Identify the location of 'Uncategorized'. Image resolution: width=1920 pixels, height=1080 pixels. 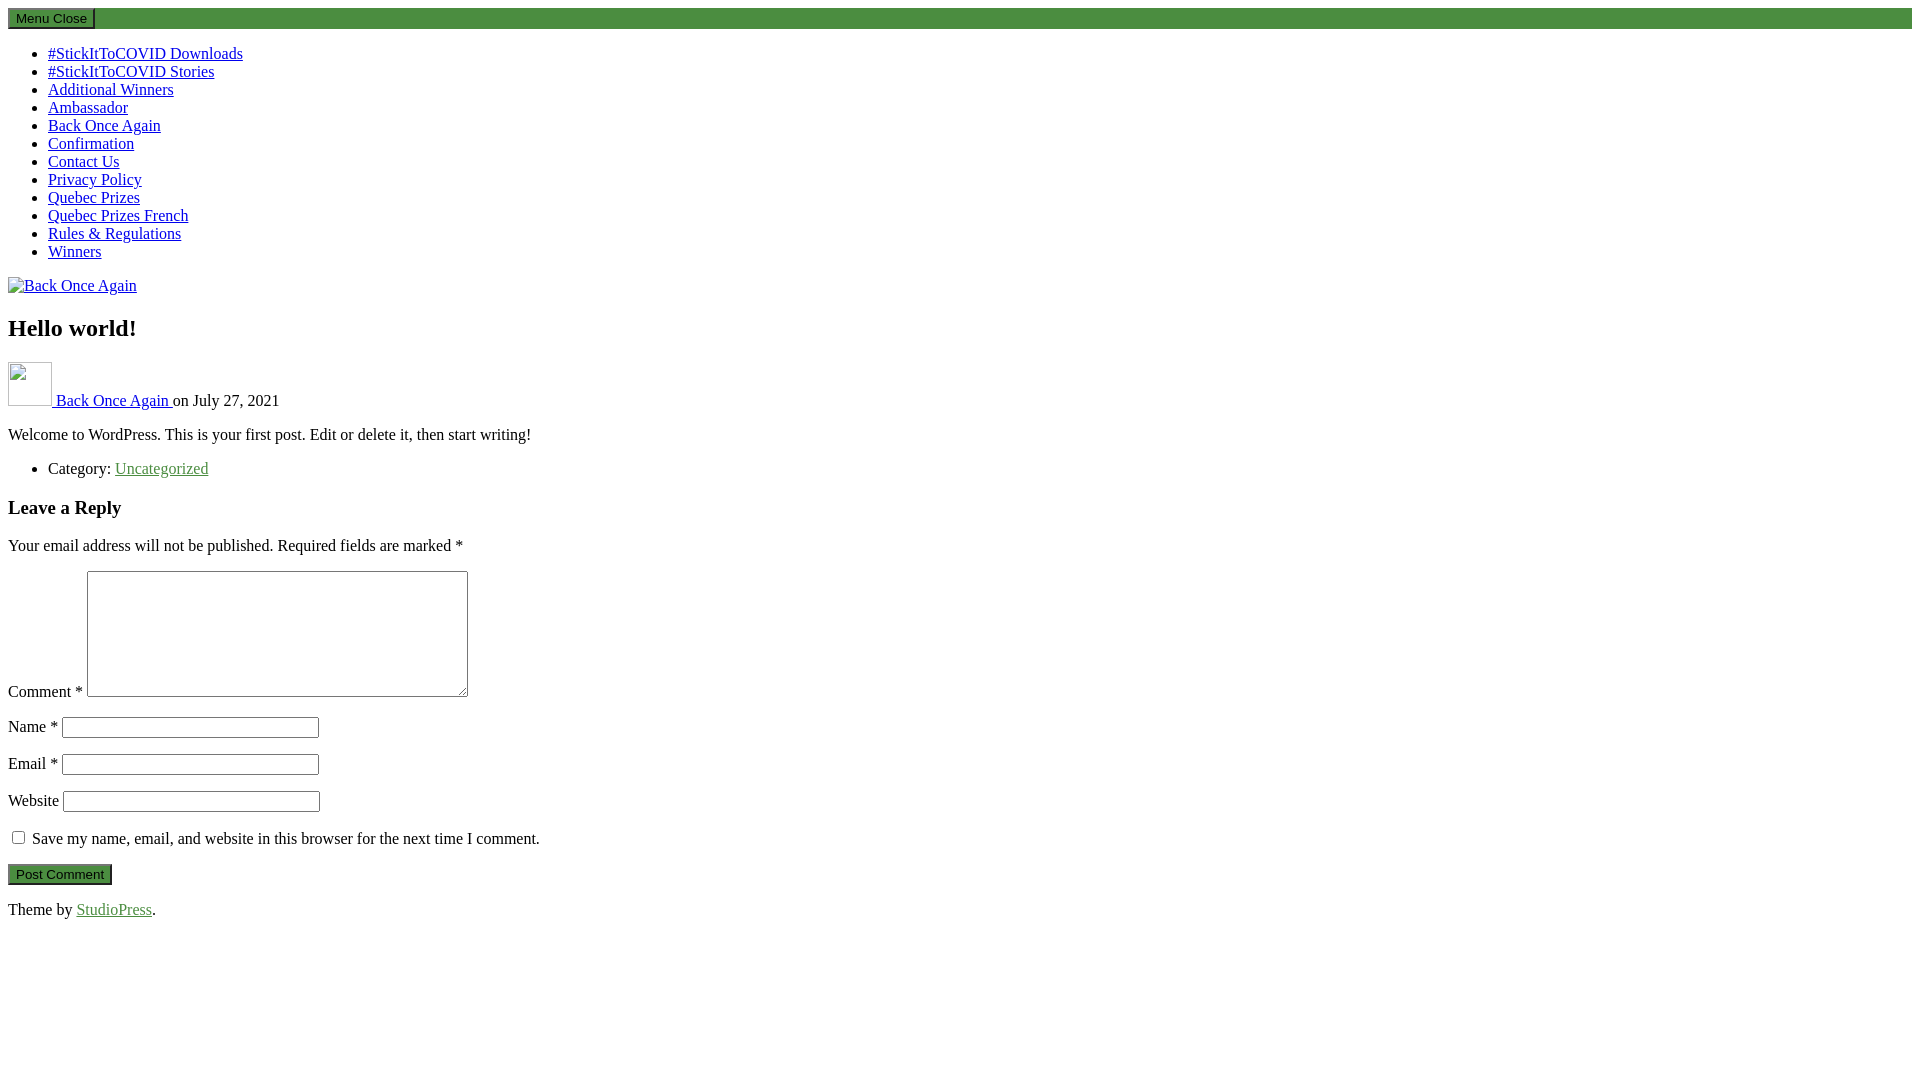
(161, 468).